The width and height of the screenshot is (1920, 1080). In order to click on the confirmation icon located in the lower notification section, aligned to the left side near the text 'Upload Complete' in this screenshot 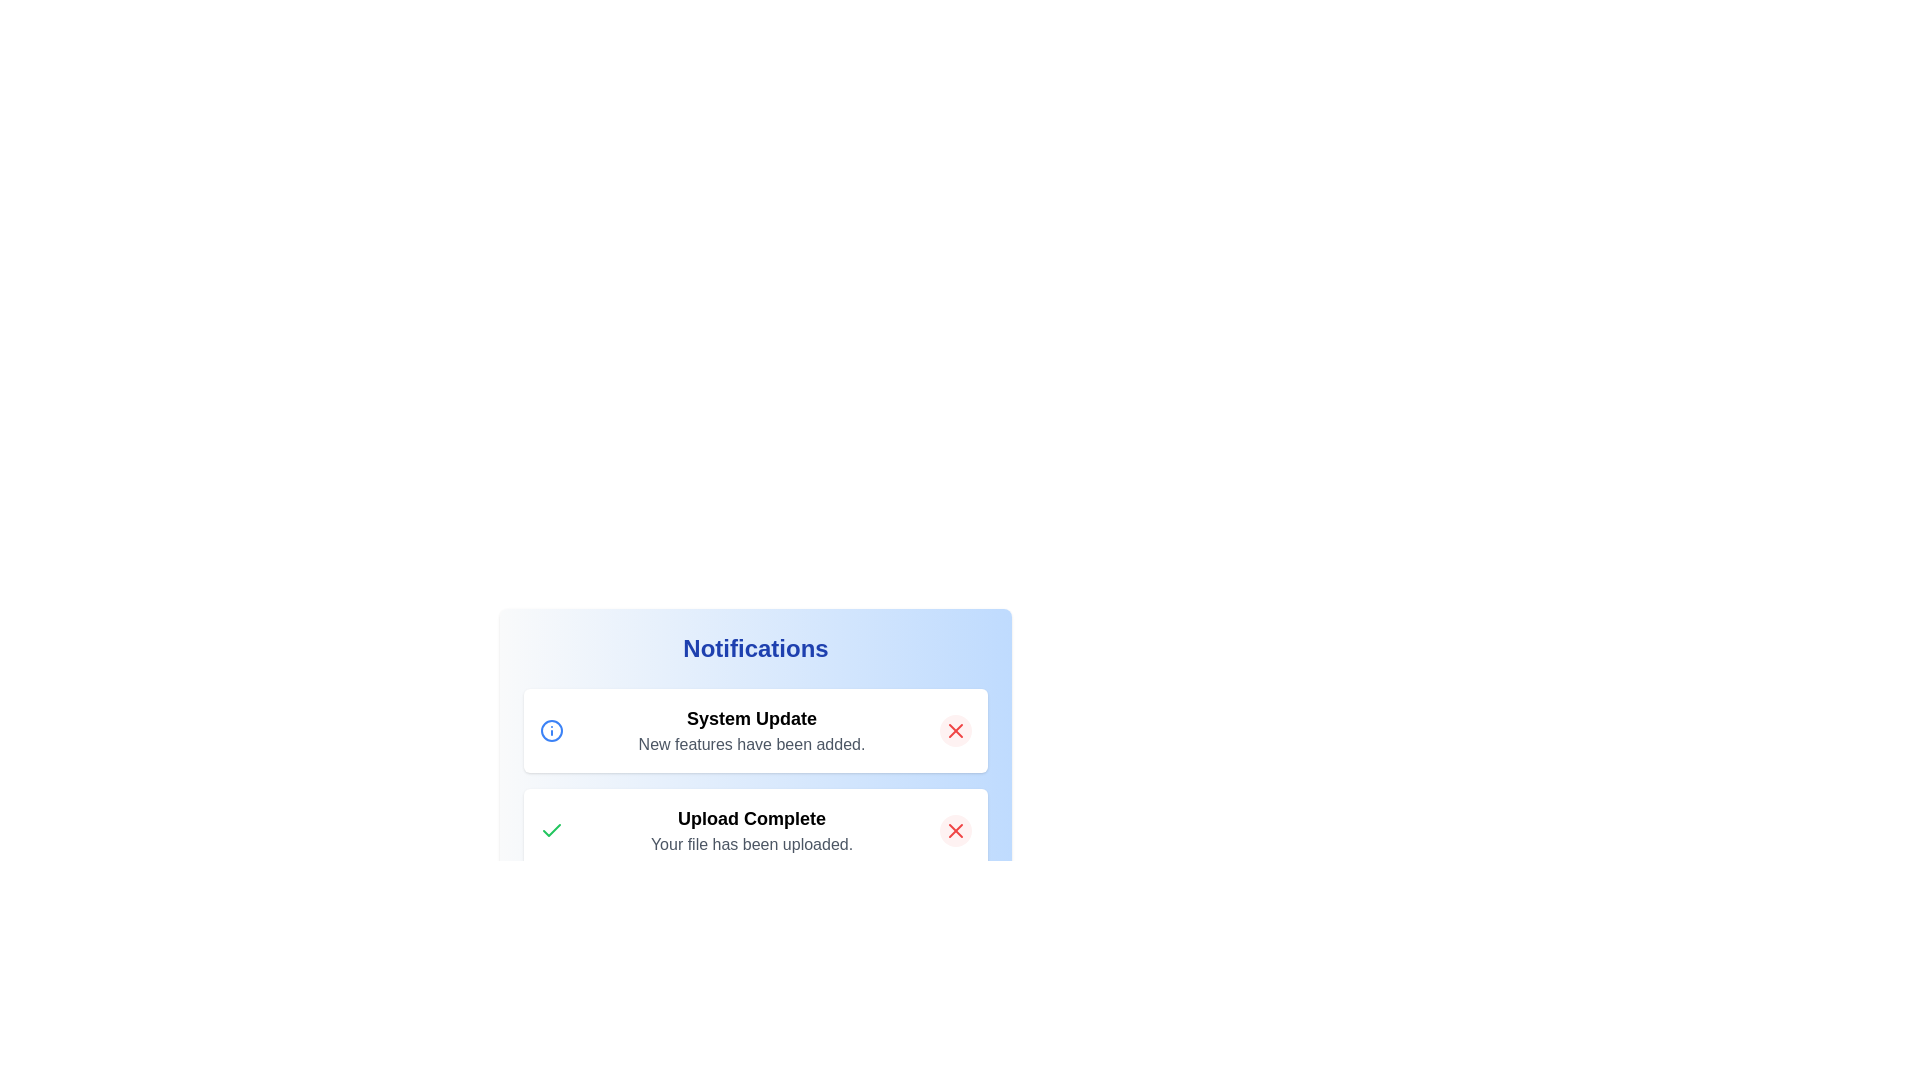, I will do `click(552, 830)`.